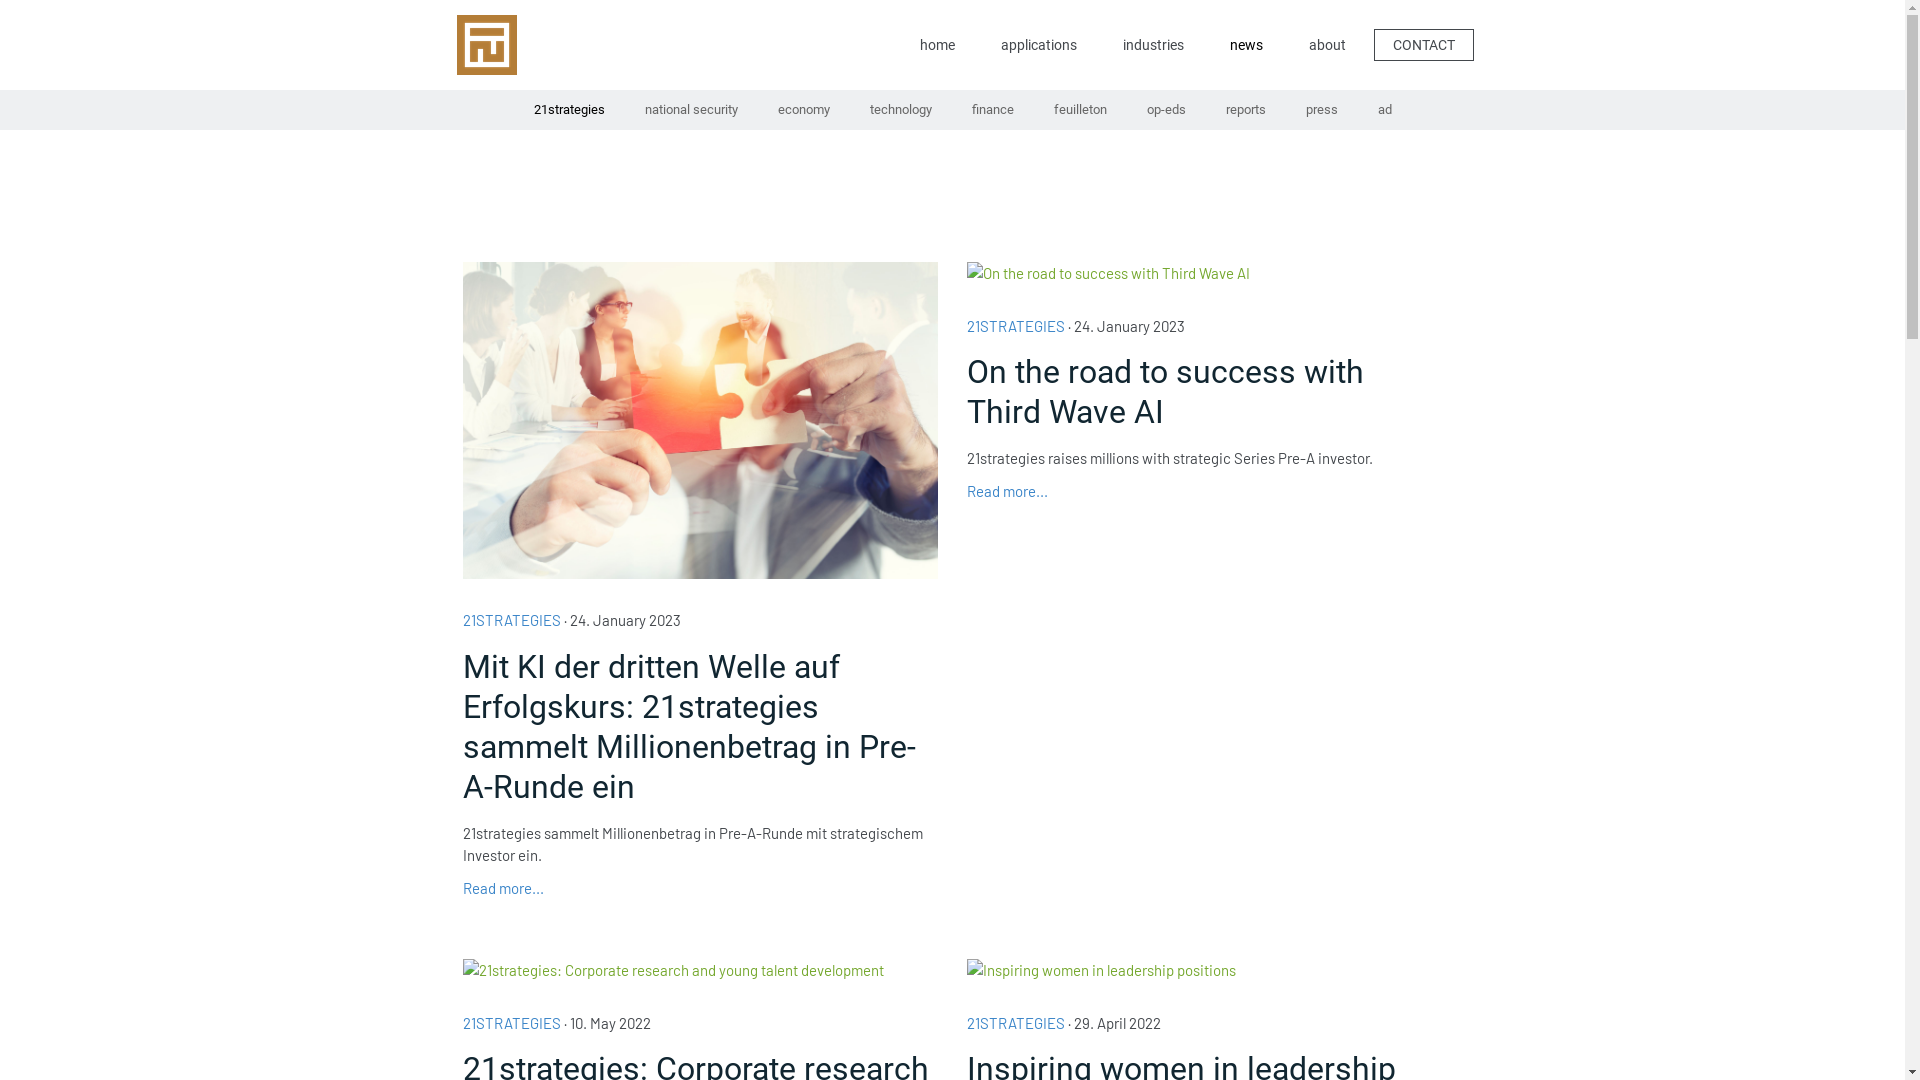 The height and width of the screenshot is (1080, 1920). I want to click on '21STRATEGIES', so click(460, 619).